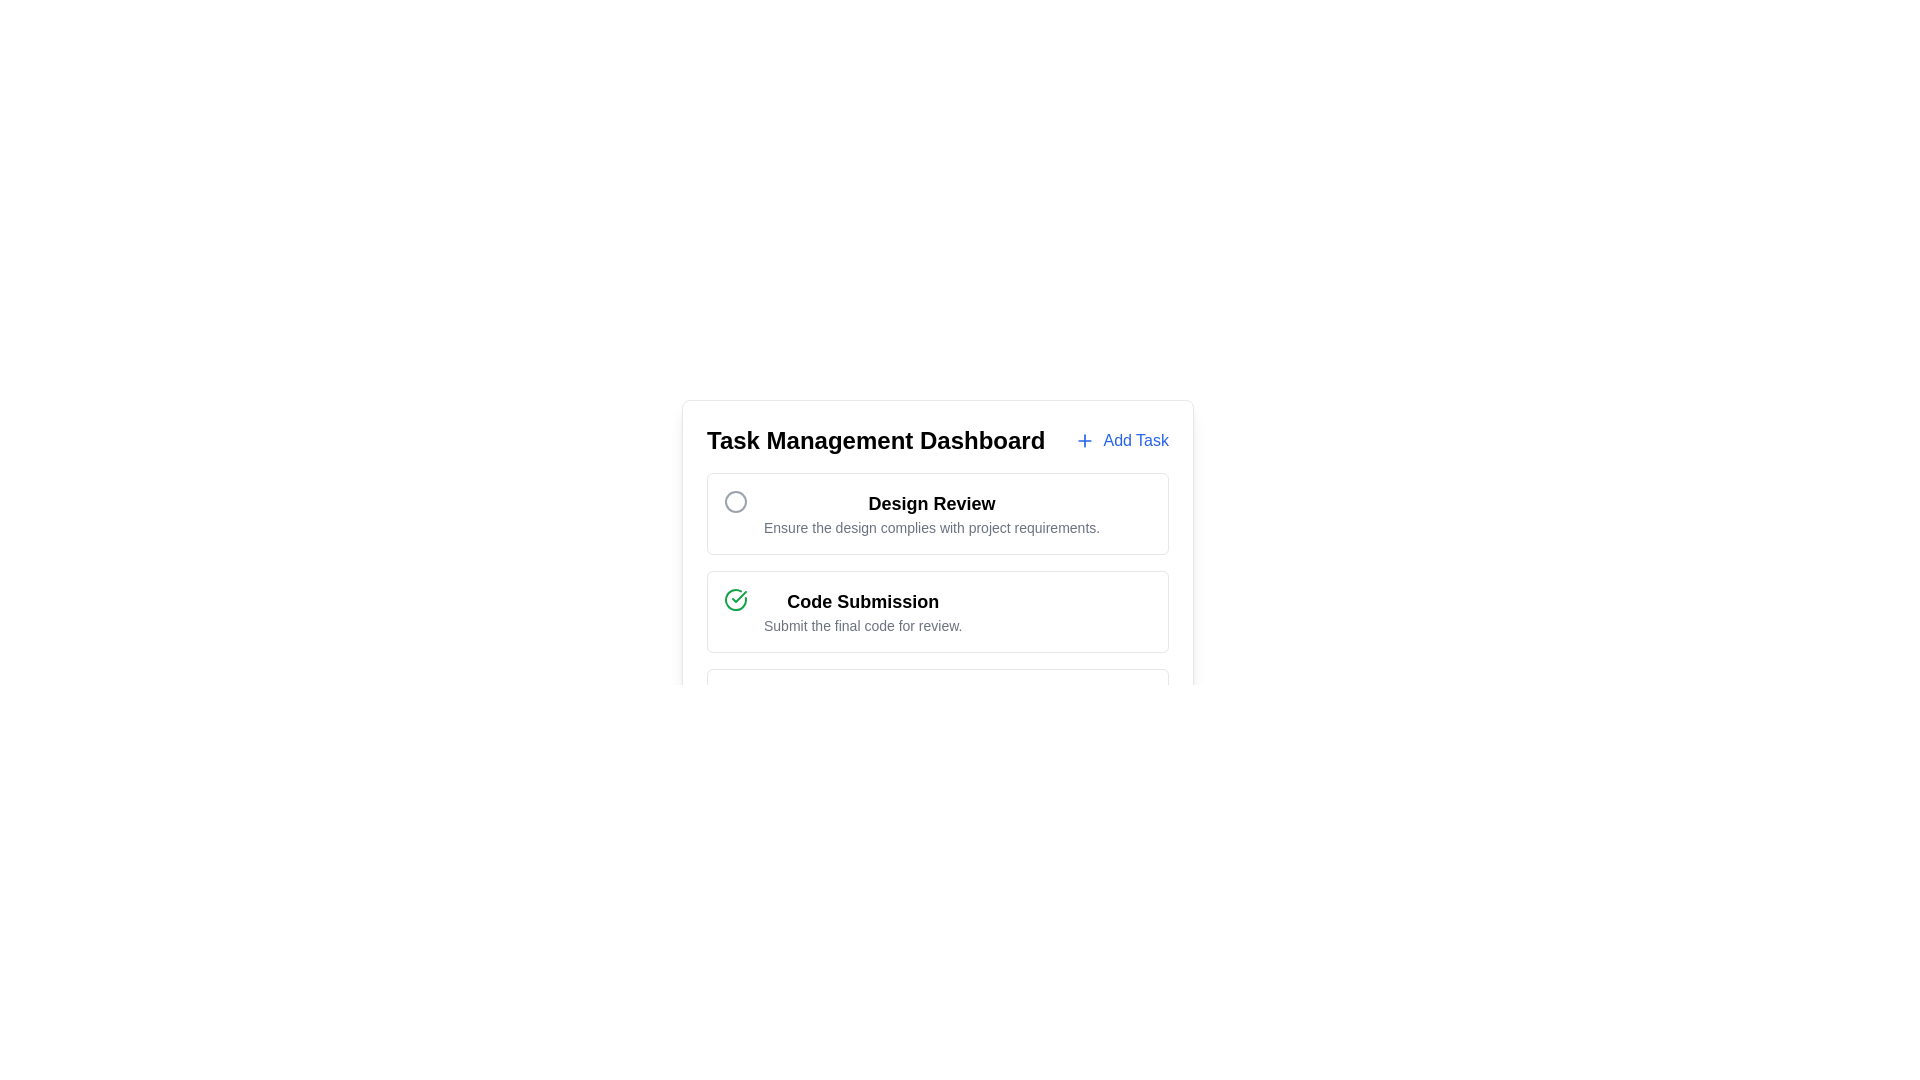 The width and height of the screenshot is (1920, 1080). I want to click on text from the label titled 'Code Submission', which is the second item in a vertical list, located to the right of a green check icon and above the description 'Submit the final code for review', so click(863, 600).